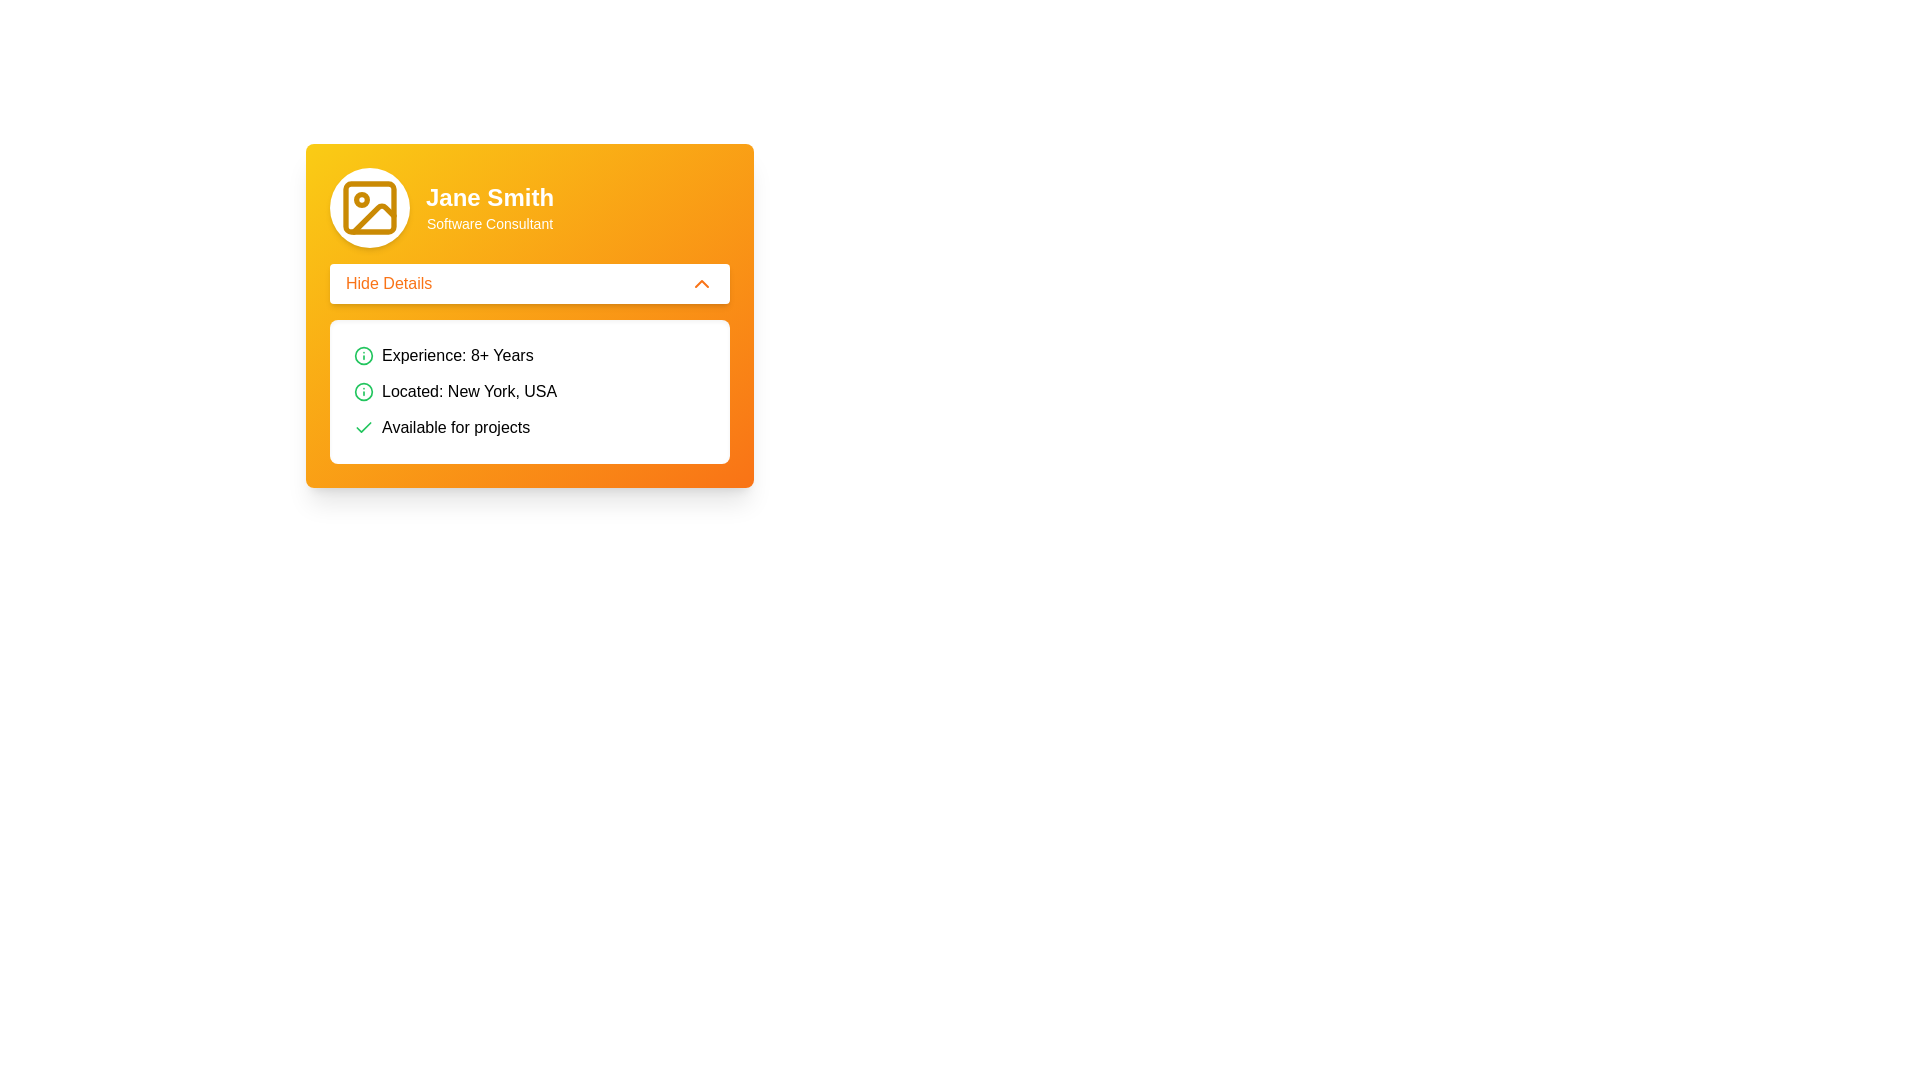 The image size is (1920, 1080). I want to click on the text and icon element displaying 'Experience: 8+ Years' with a green circular icon featuring an 'i' symbol, located in the user details section of the user card, so click(529, 354).